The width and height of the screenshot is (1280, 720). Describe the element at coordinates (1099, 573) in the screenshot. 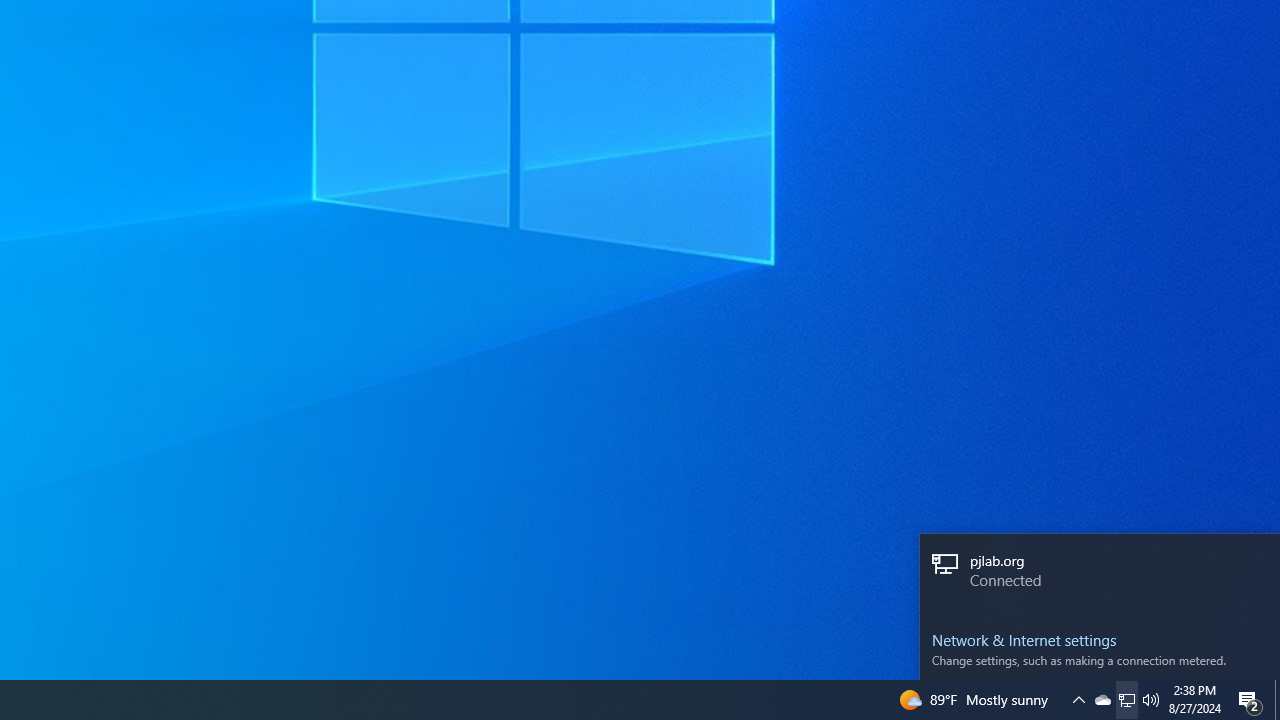

I see `'pjlab.org Connected'` at that location.